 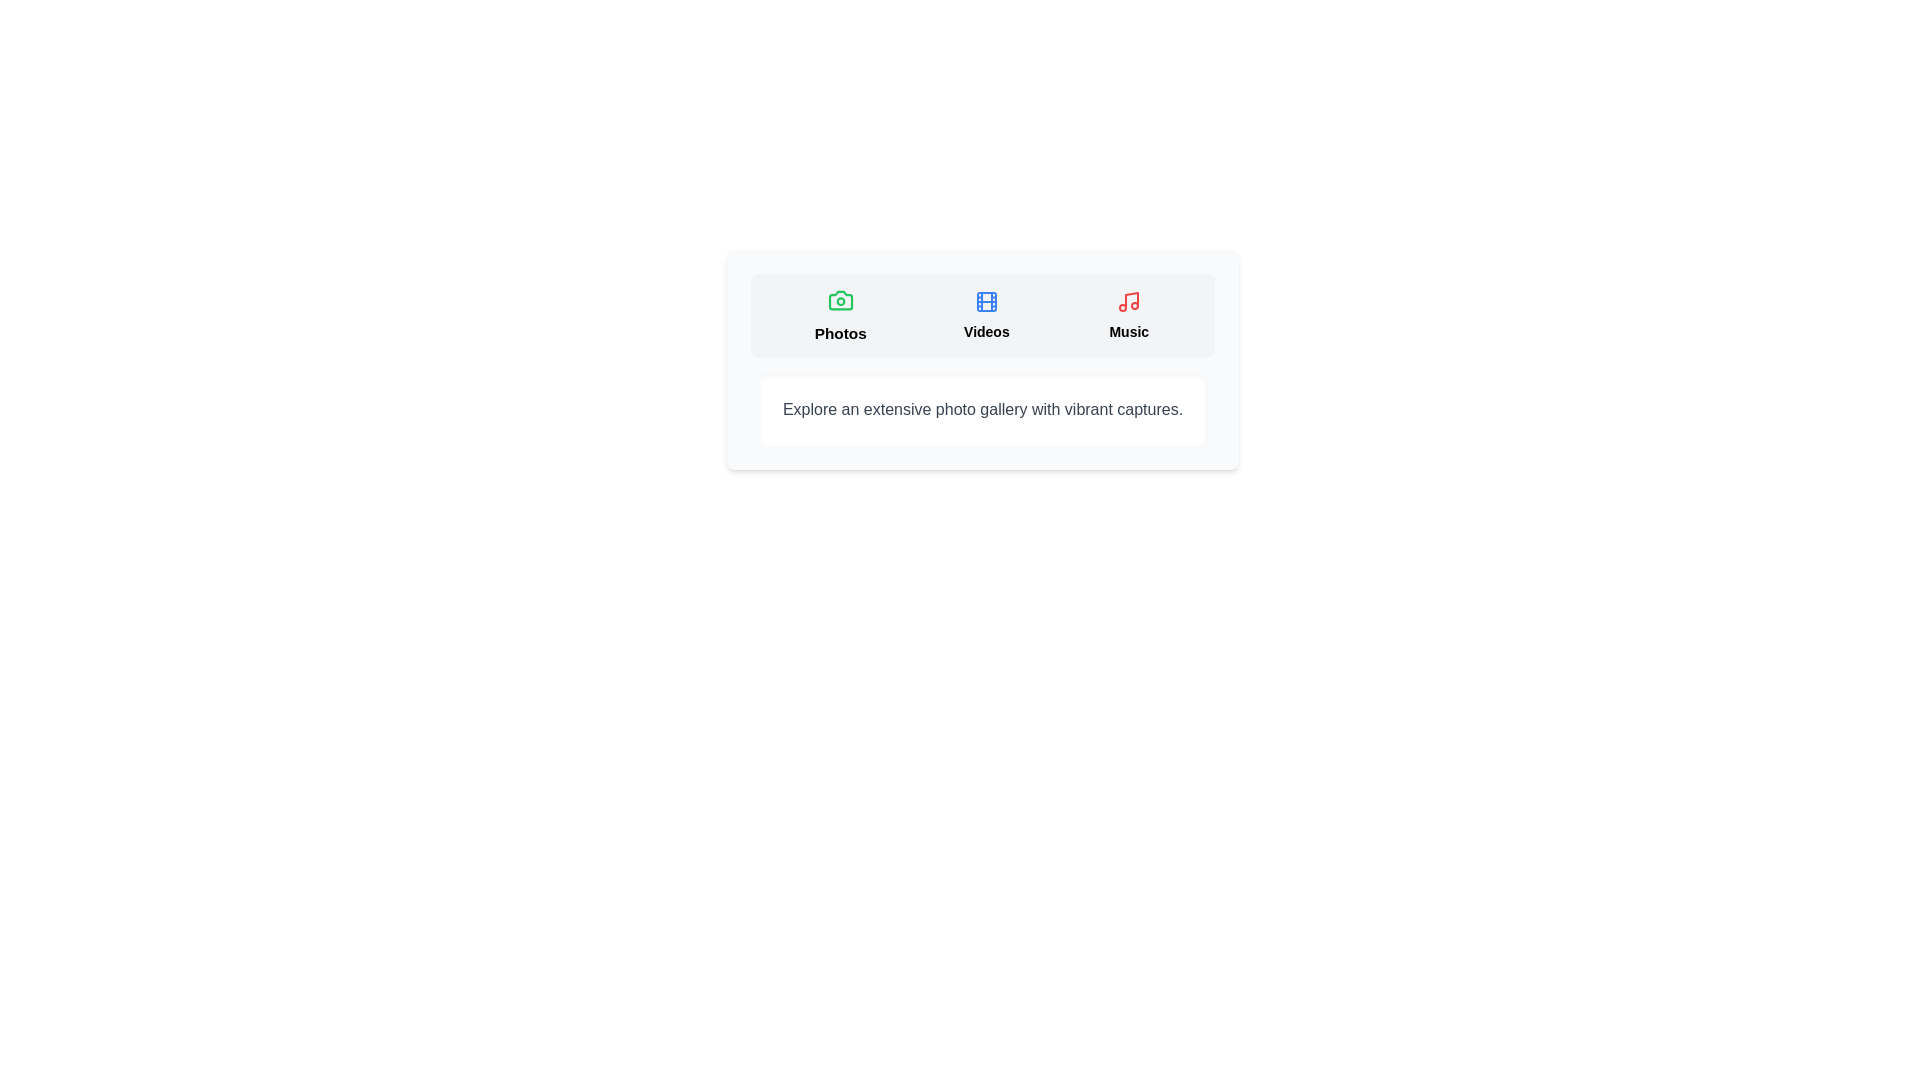 I want to click on the tab labeled Photos to trigger the hover effect, so click(x=840, y=315).